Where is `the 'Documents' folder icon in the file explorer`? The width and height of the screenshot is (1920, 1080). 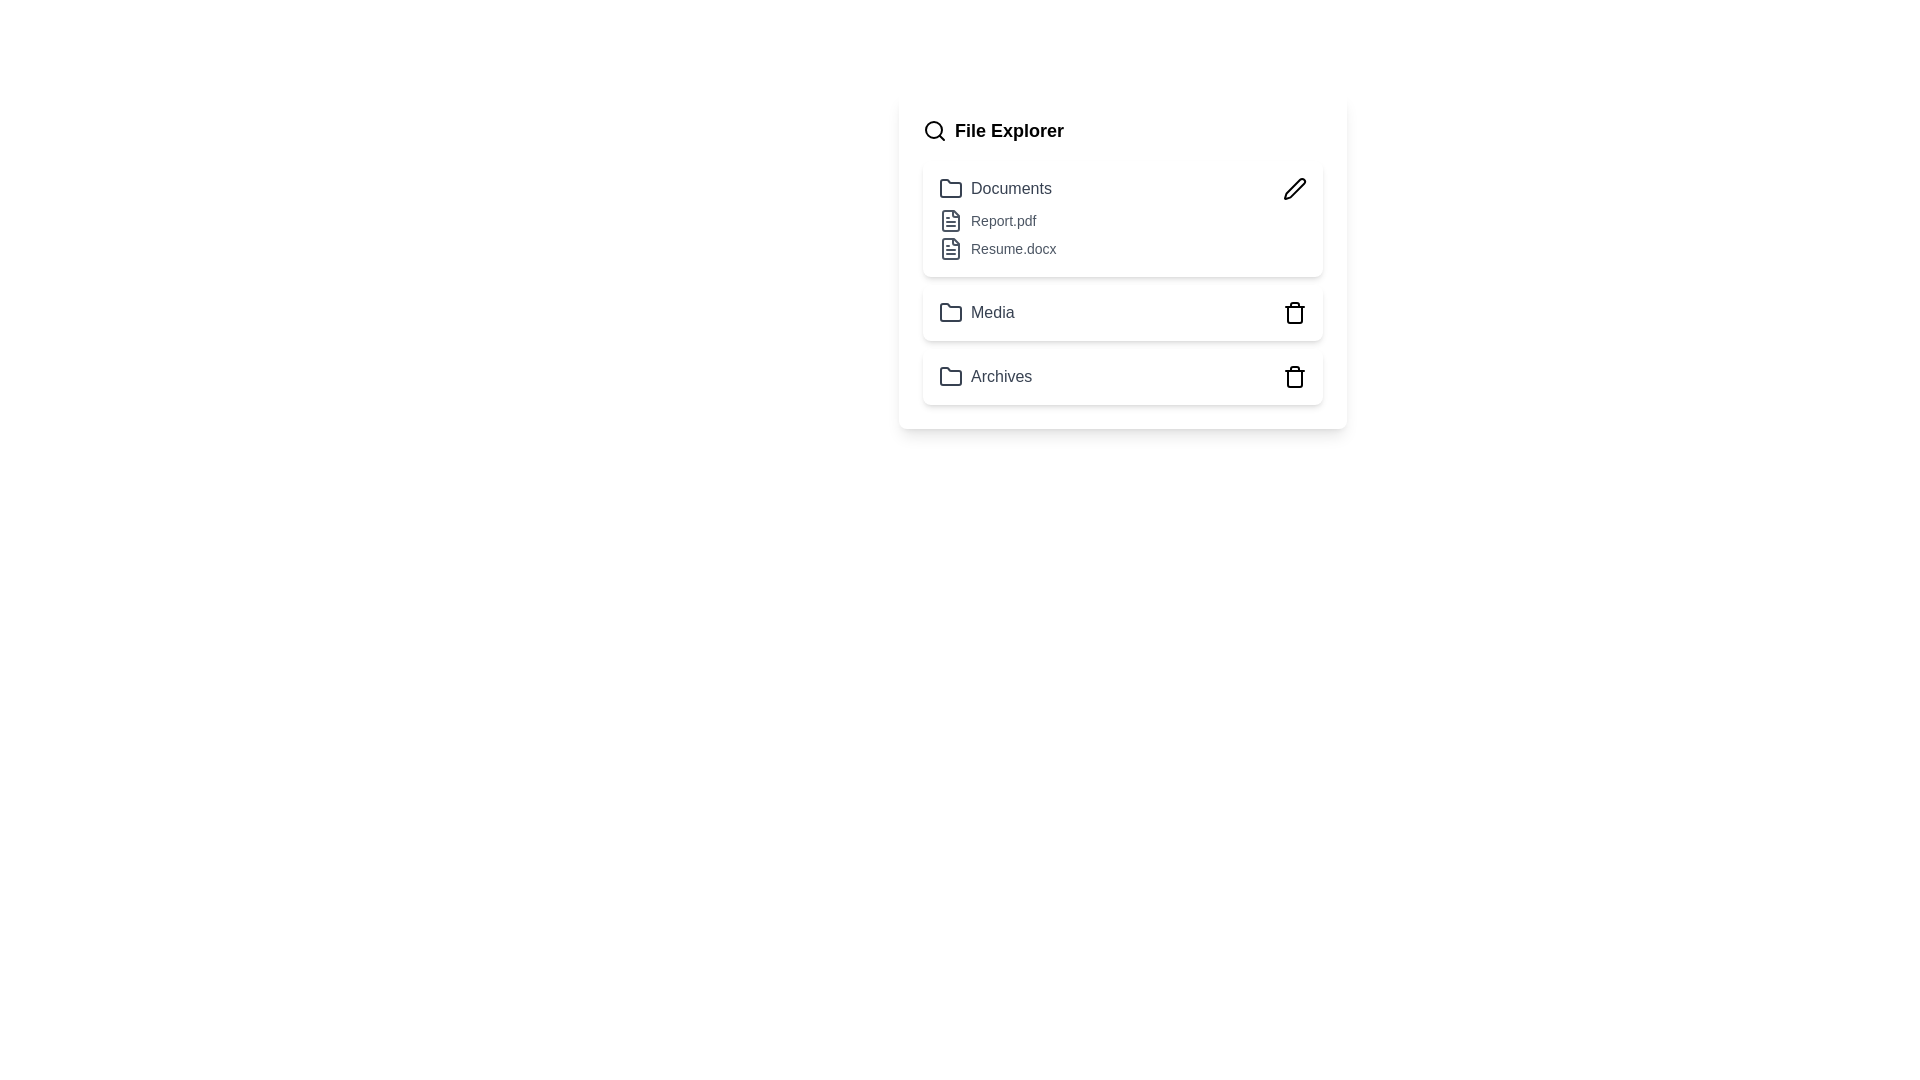
the 'Documents' folder icon in the file explorer is located at coordinates (995, 189).